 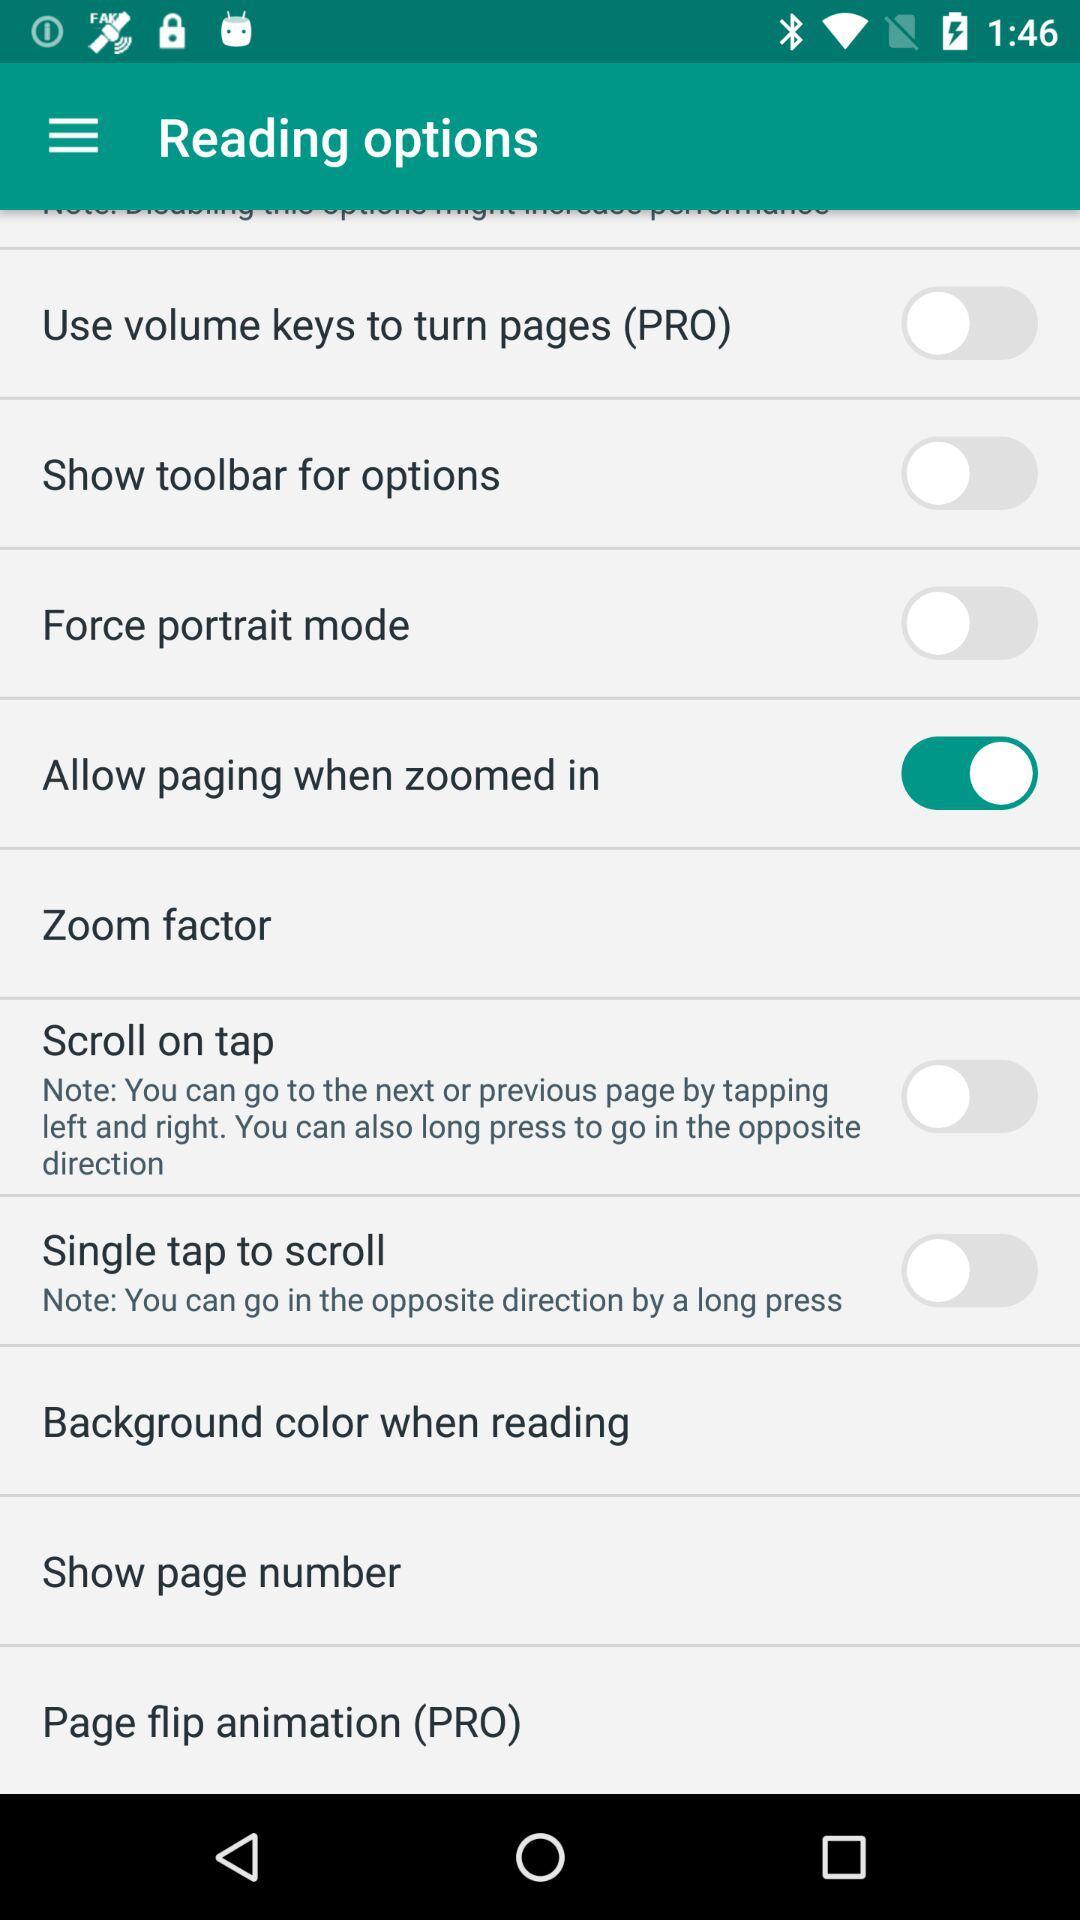 What do you see at coordinates (334, 1419) in the screenshot?
I see `the background color when item` at bounding box center [334, 1419].